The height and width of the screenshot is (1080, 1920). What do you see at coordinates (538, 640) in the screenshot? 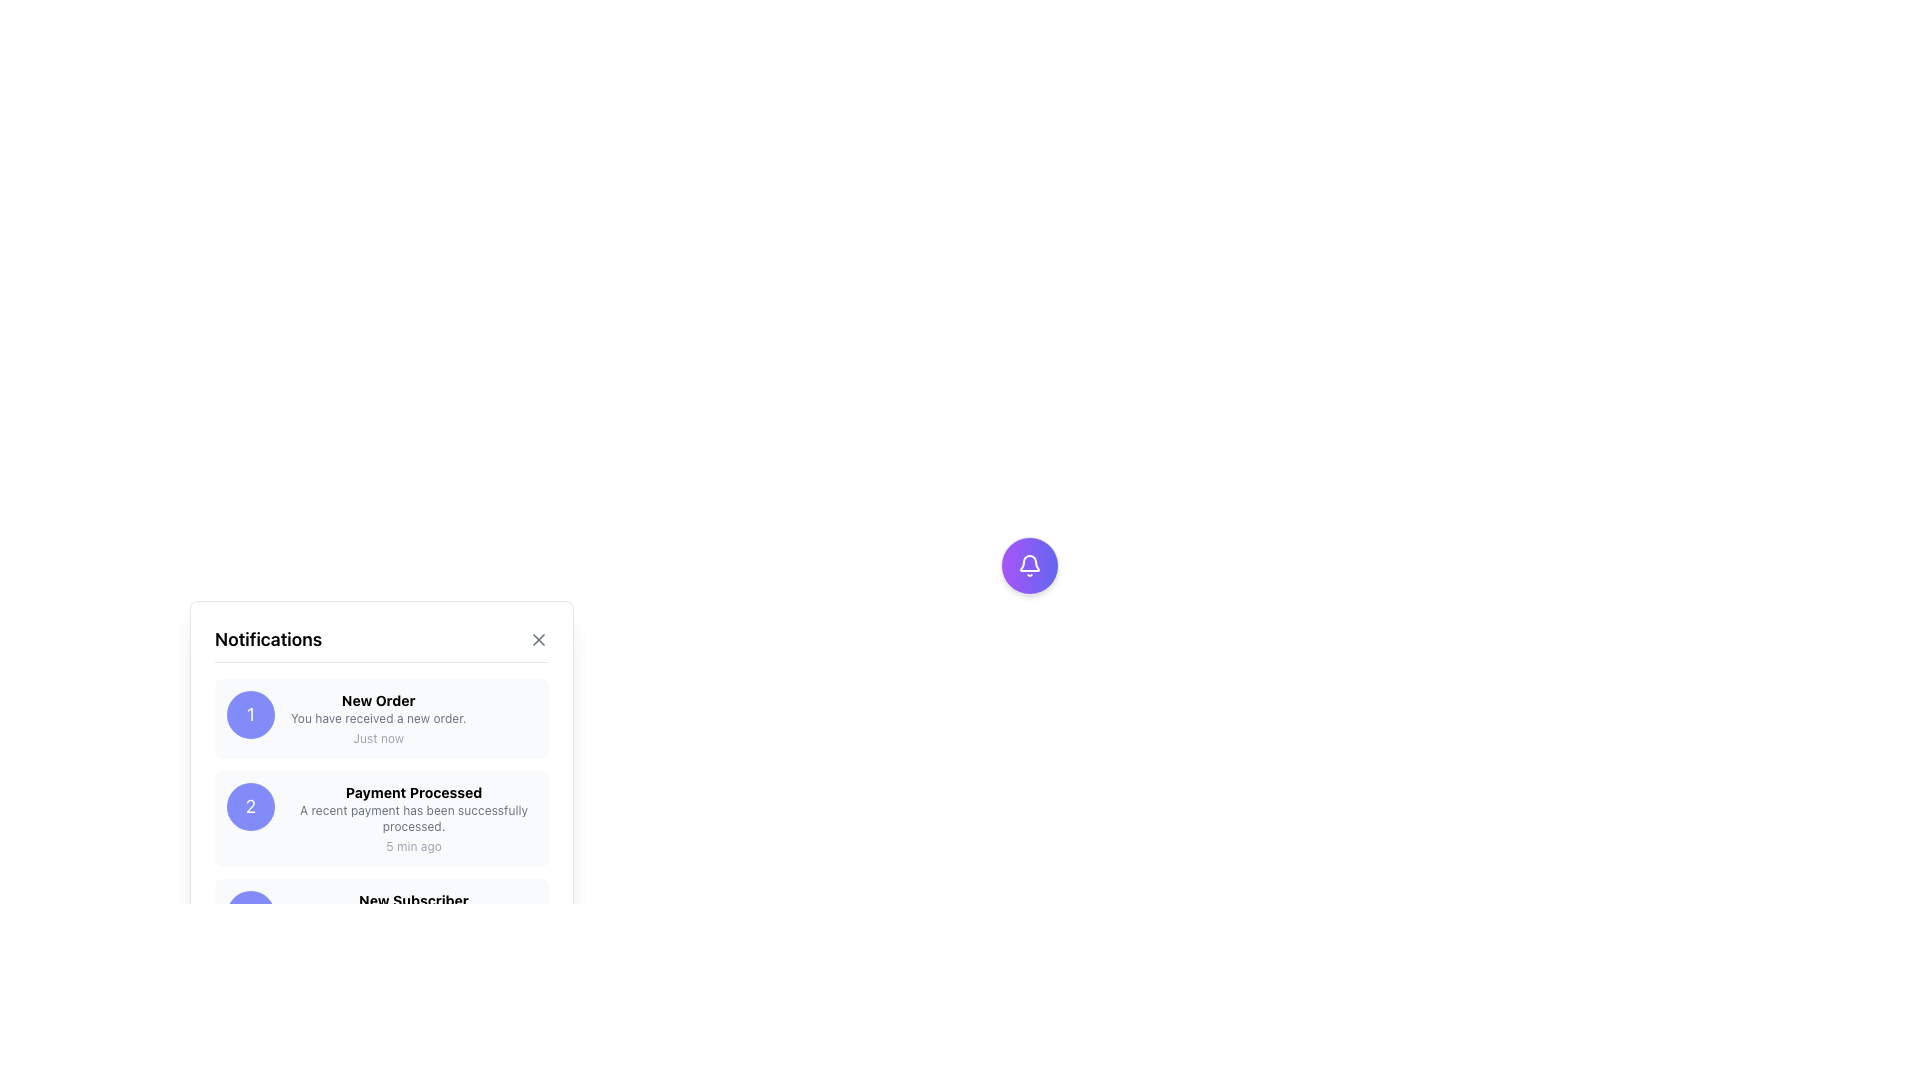
I see `the close button represented by an 'X' icon located to the right of the 'Notifications' title` at bounding box center [538, 640].